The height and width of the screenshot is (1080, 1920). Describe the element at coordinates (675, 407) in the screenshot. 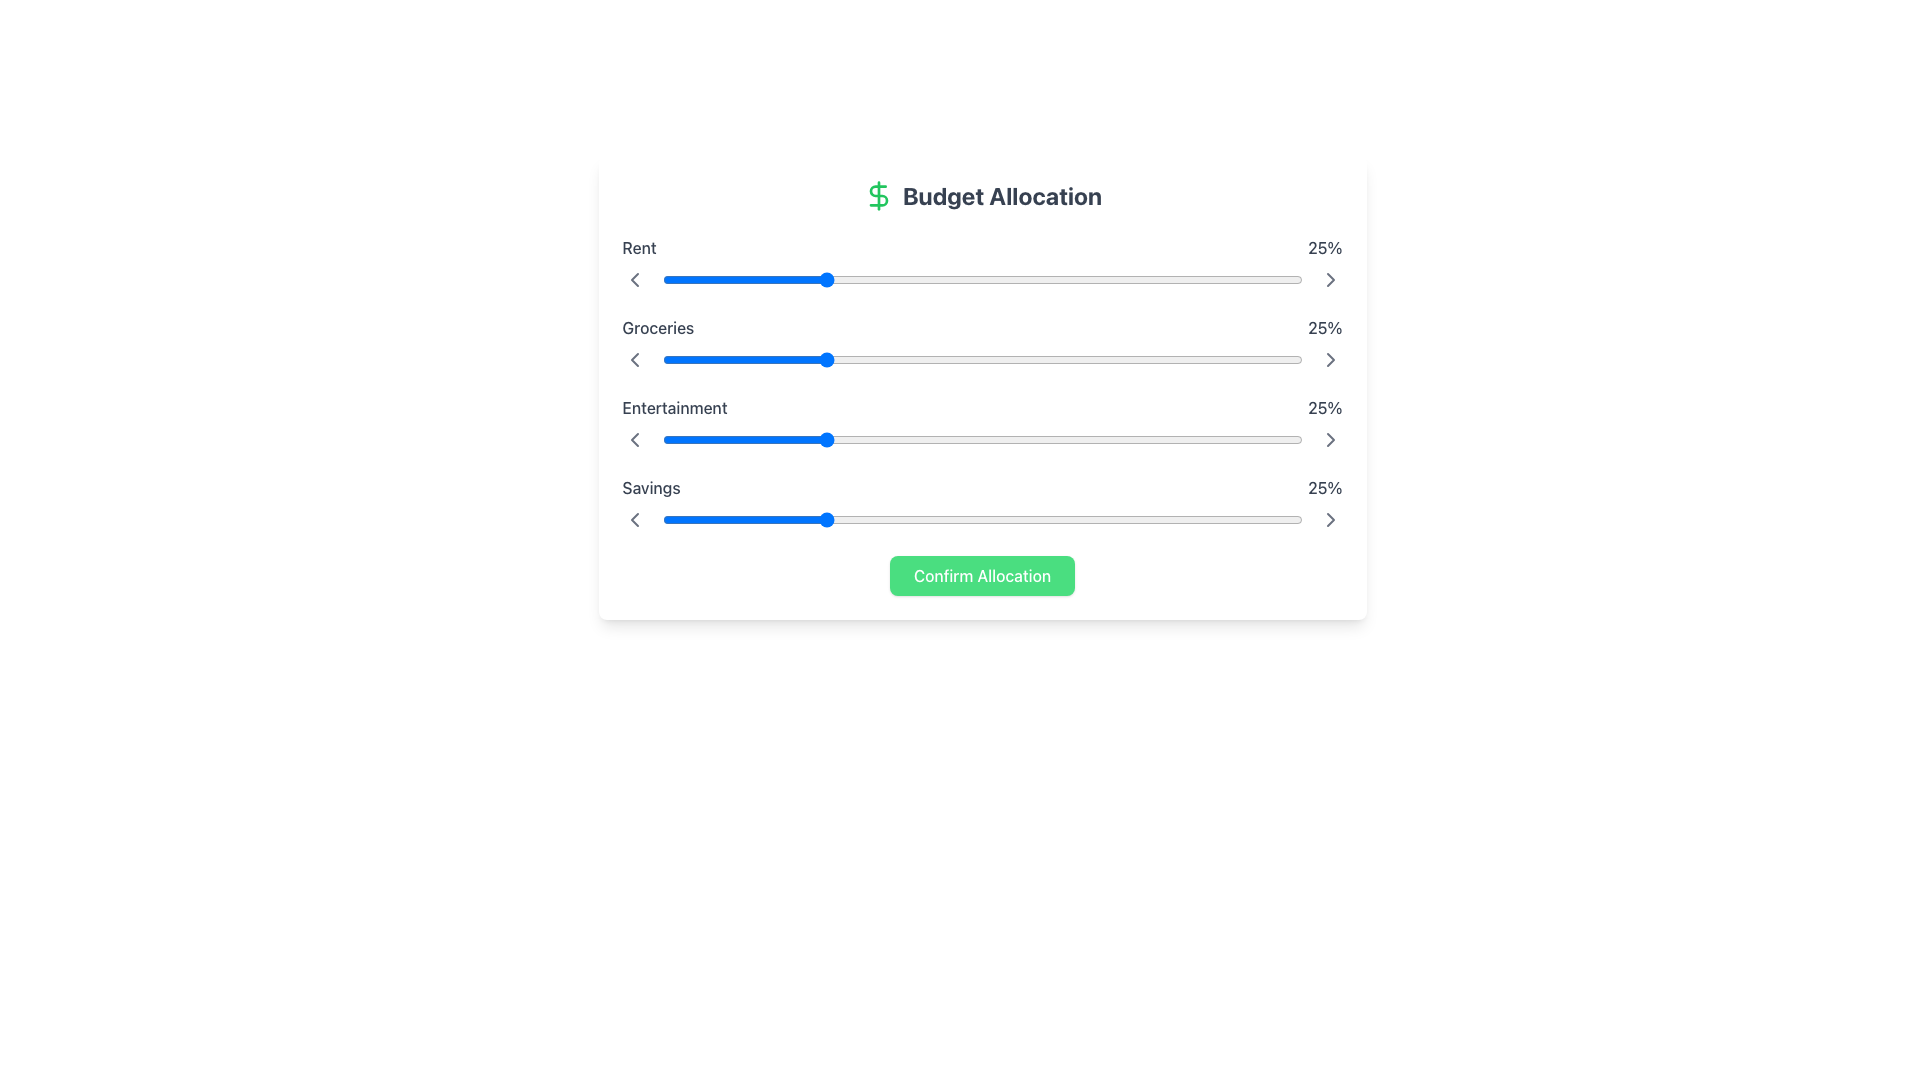

I see `label identifying the category 'Entertainment' located beneath the 'Groceries' label and above the 'Savings' label in the budget allocation interface` at that location.